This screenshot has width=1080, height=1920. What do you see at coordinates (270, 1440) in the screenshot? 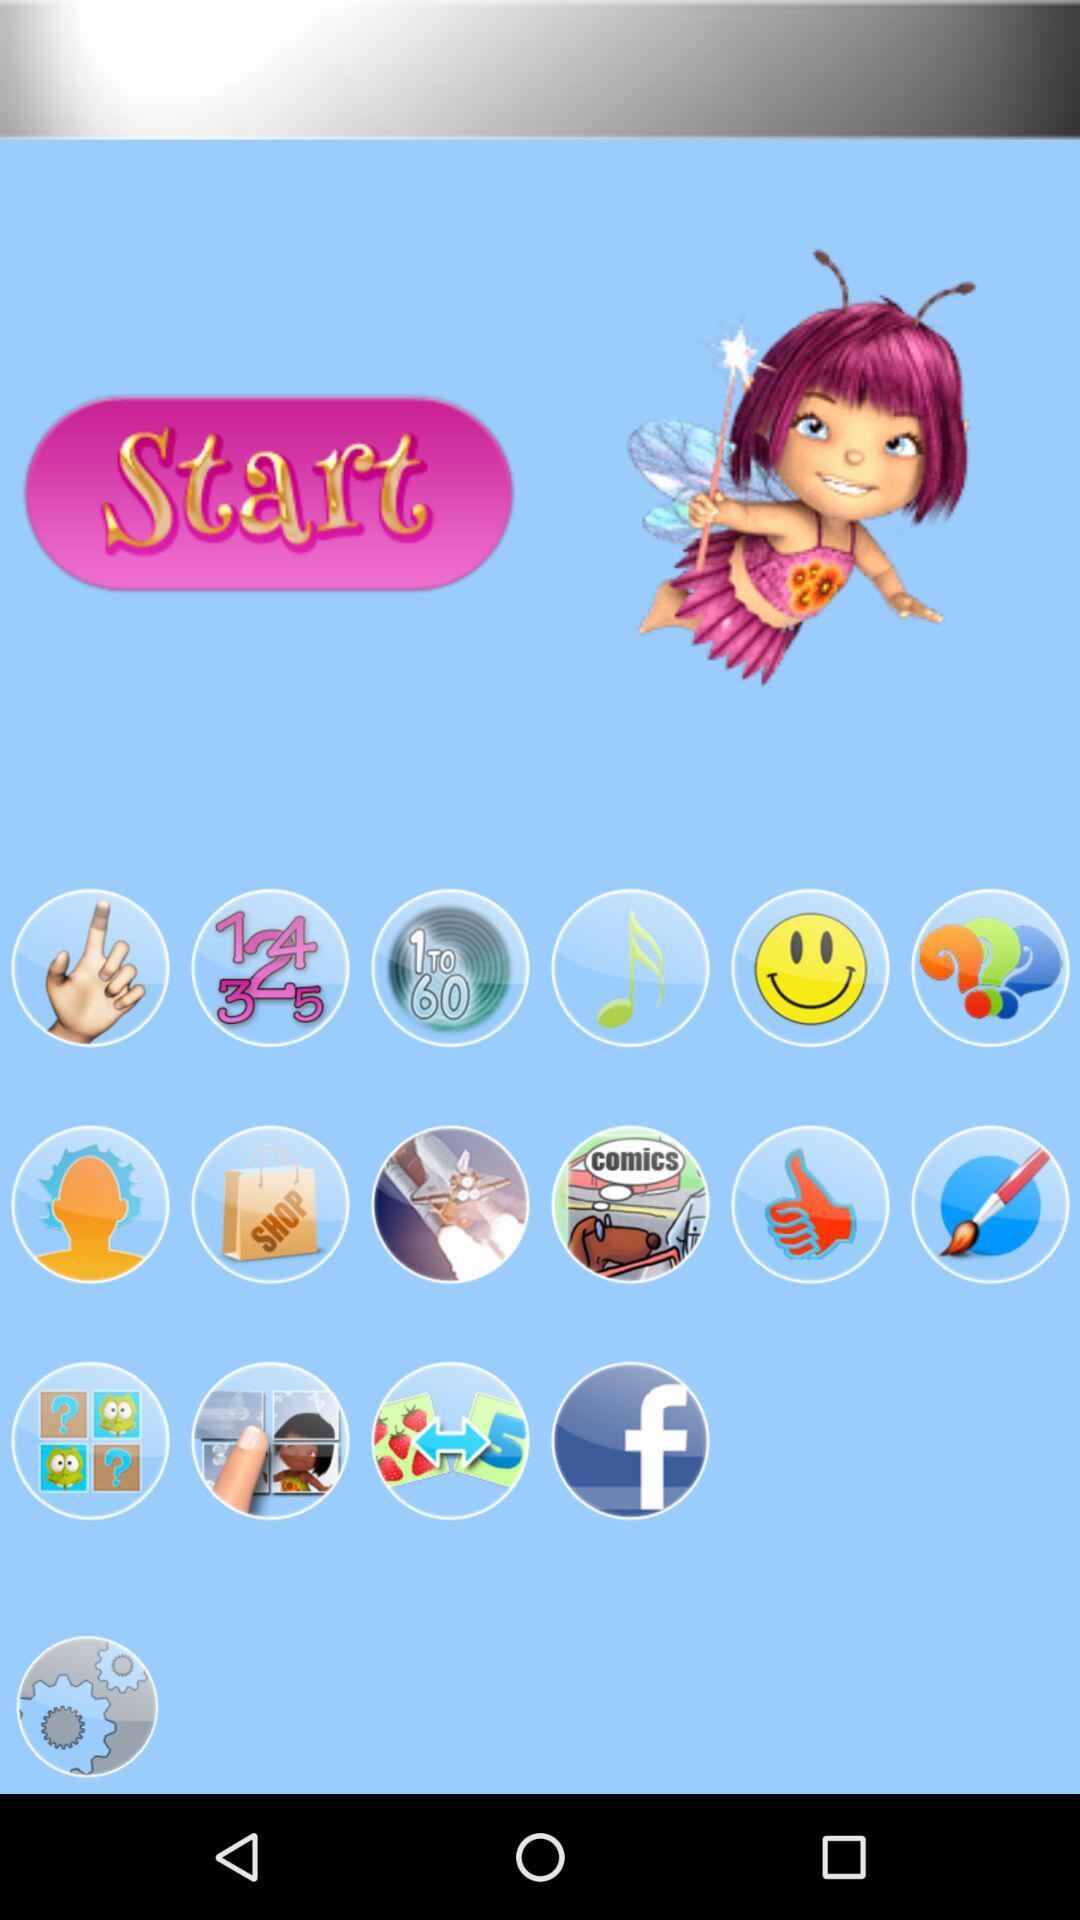
I see `the last but third icon of the page` at bounding box center [270, 1440].